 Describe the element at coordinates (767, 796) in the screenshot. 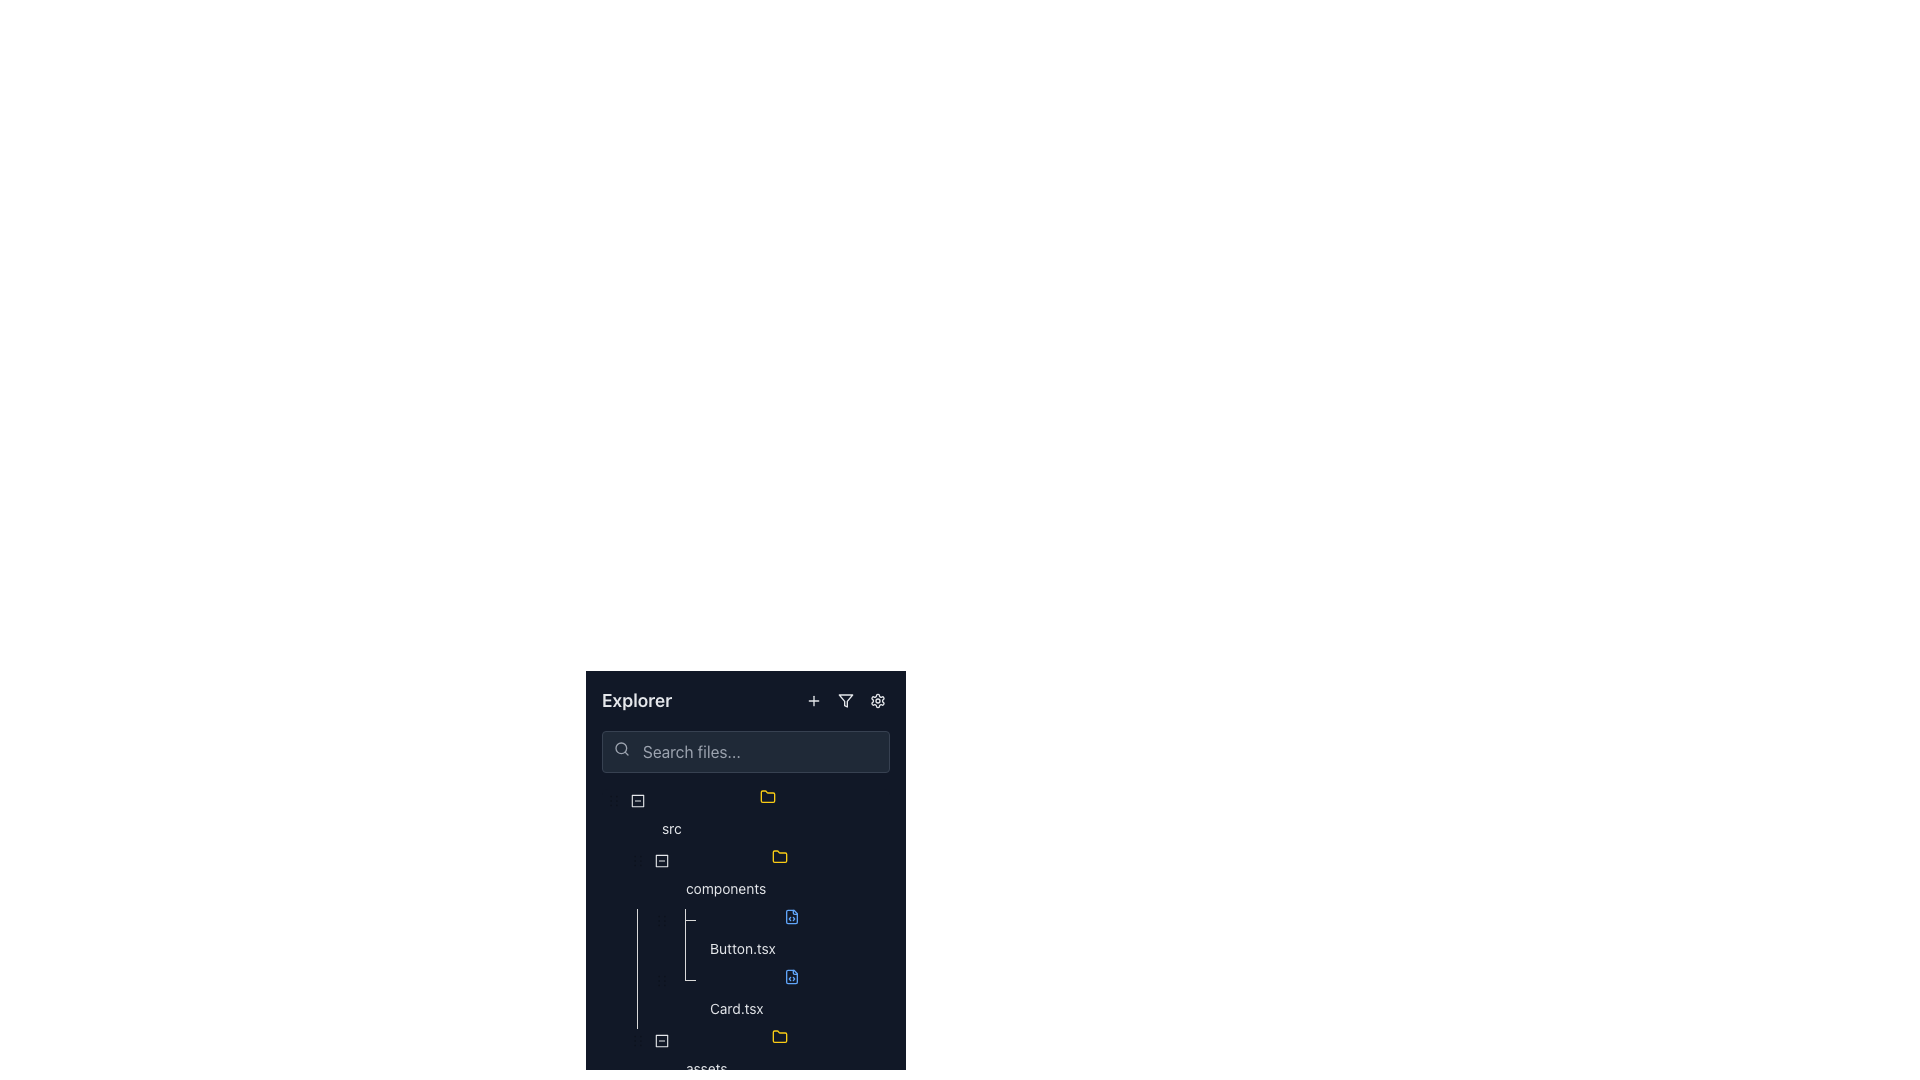

I see `the folder icon in the Explorer section` at that location.